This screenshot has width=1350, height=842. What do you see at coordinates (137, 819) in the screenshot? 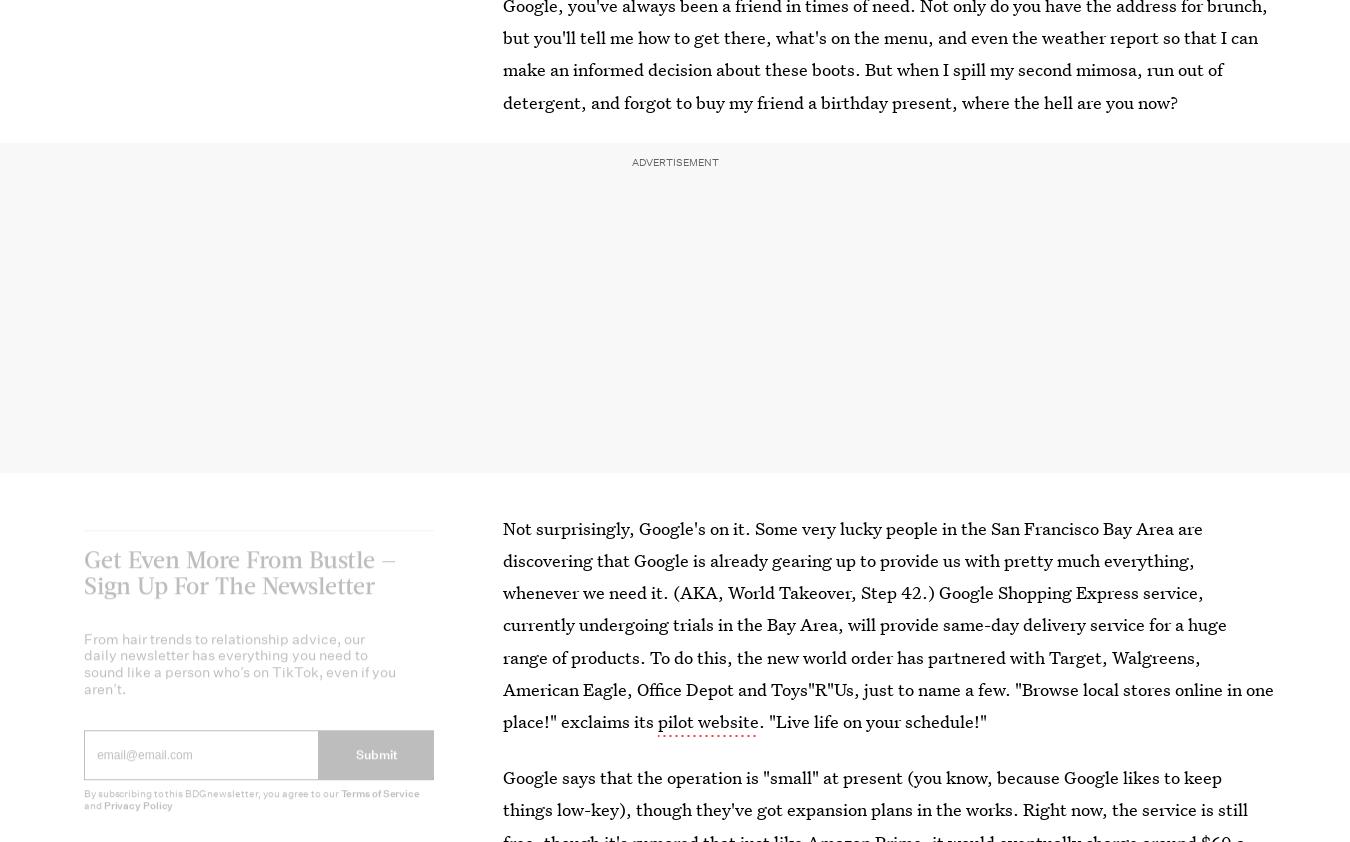
I see `'Privacy Policy'` at bounding box center [137, 819].